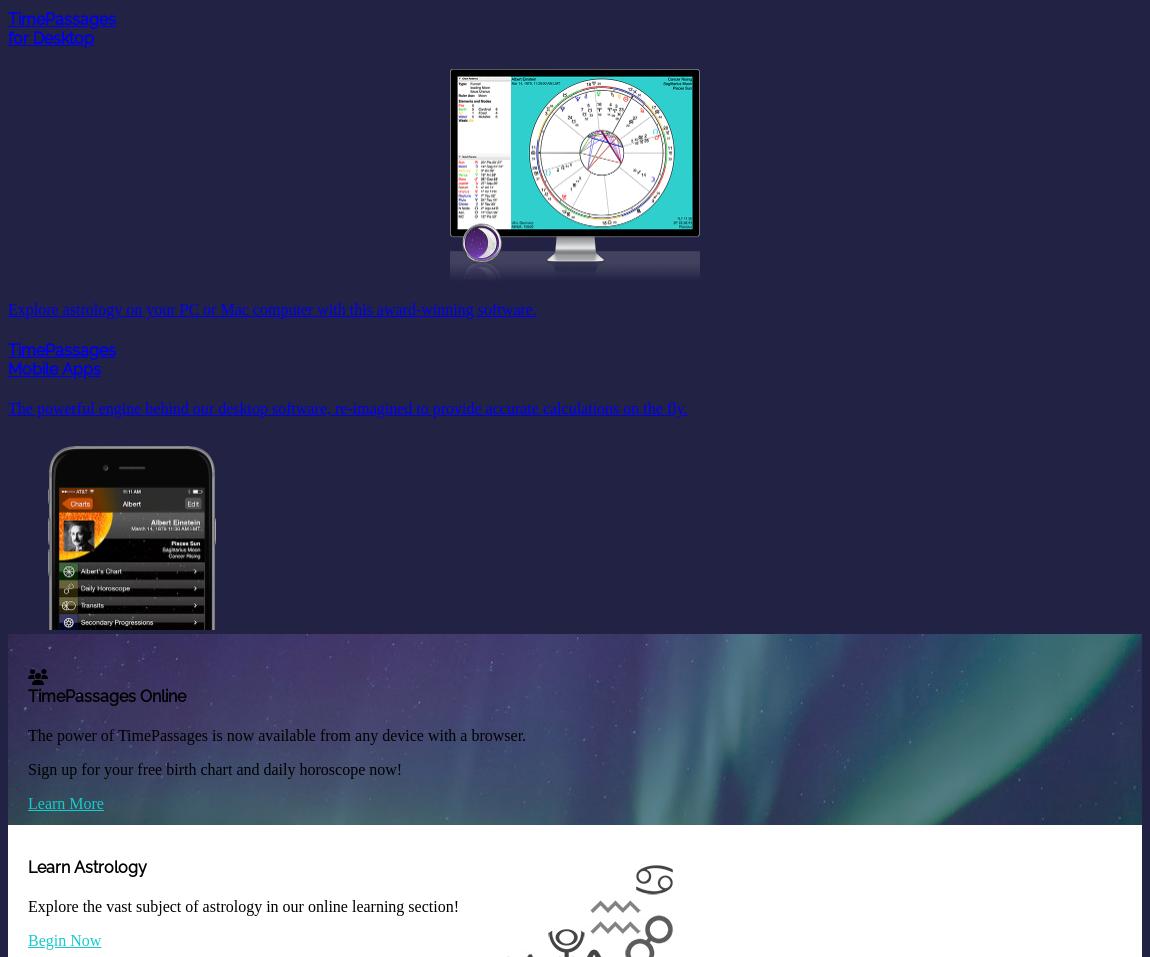 This screenshot has height=957, width=1150. Describe the element at coordinates (49, 36) in the screenshot. I see `'for Desktop'` at that location.